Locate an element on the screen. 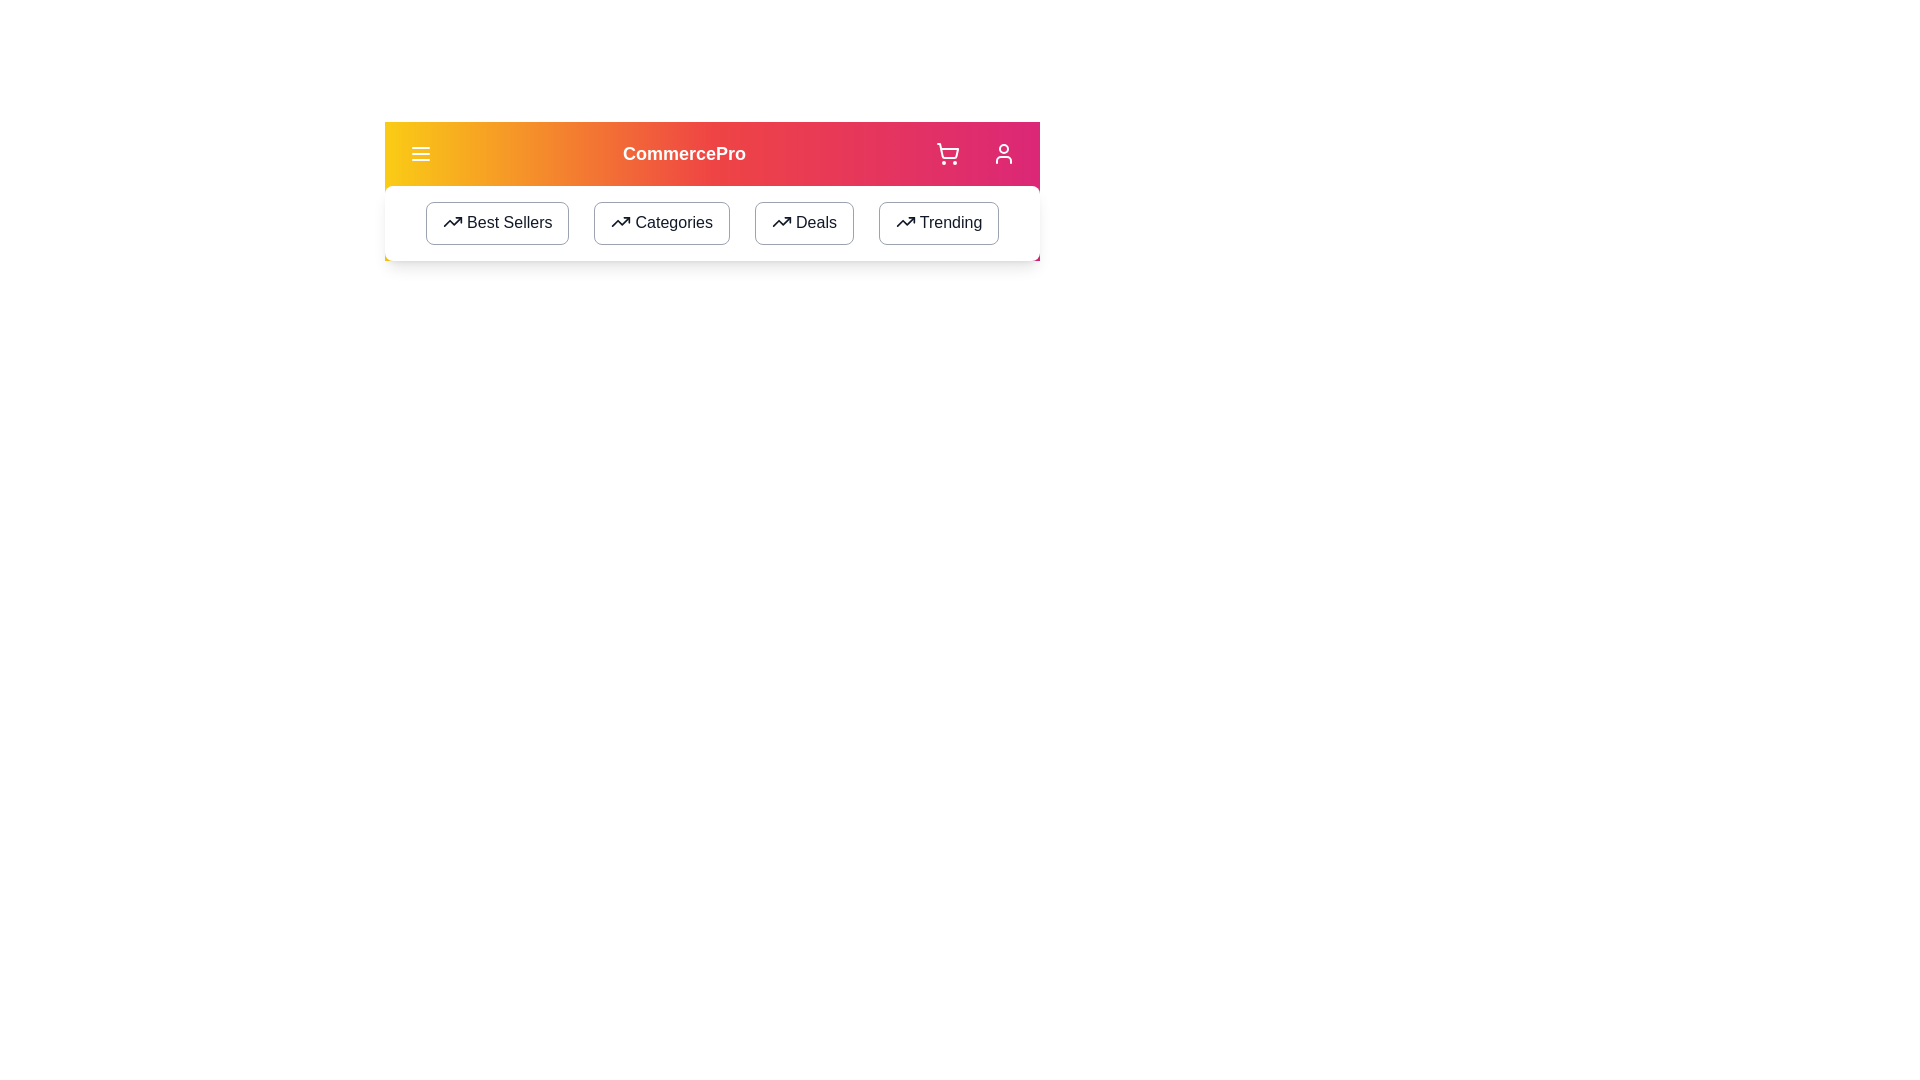  the menu button to toggle the menu visibility is located at coordinates (420, 153).